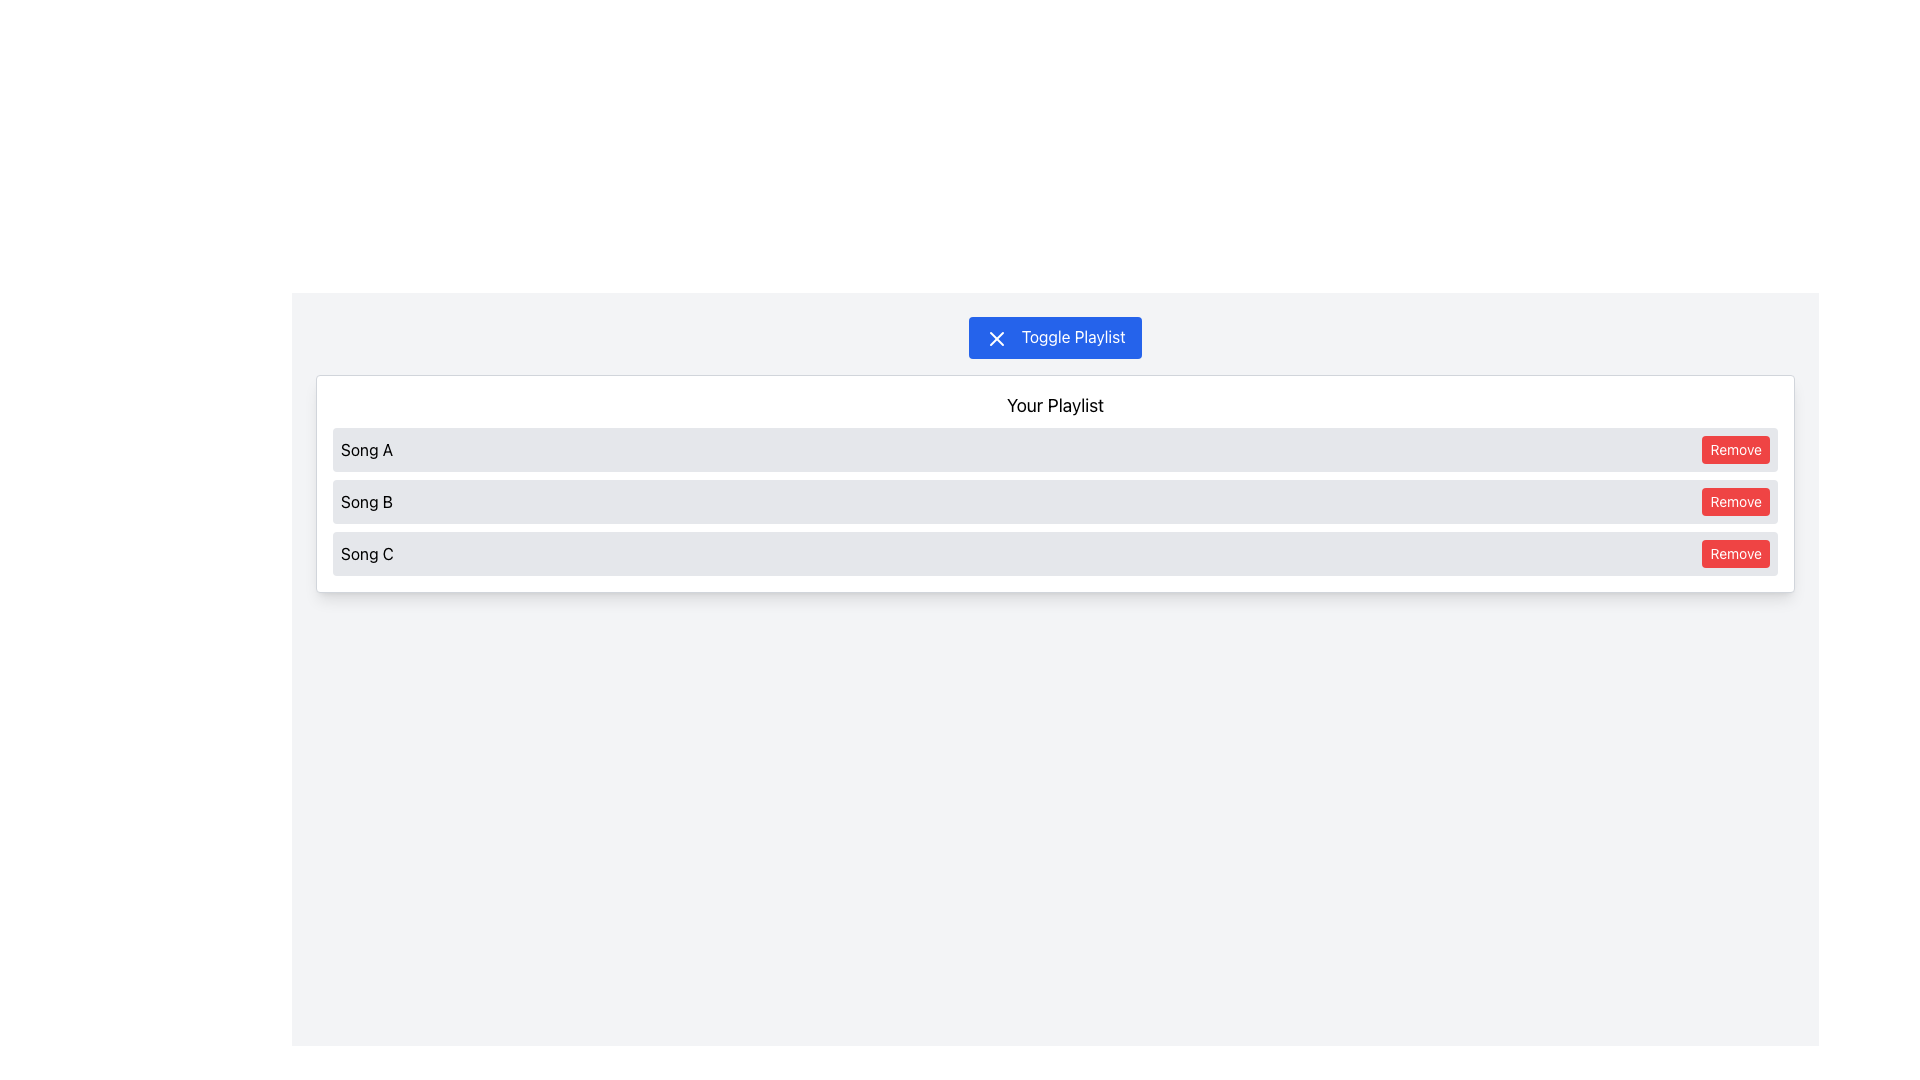  I want to click on the 'close' or 'cancel' icon located within the 'Toggle Playlist' button at the top center of the interface, so click(997, 337).